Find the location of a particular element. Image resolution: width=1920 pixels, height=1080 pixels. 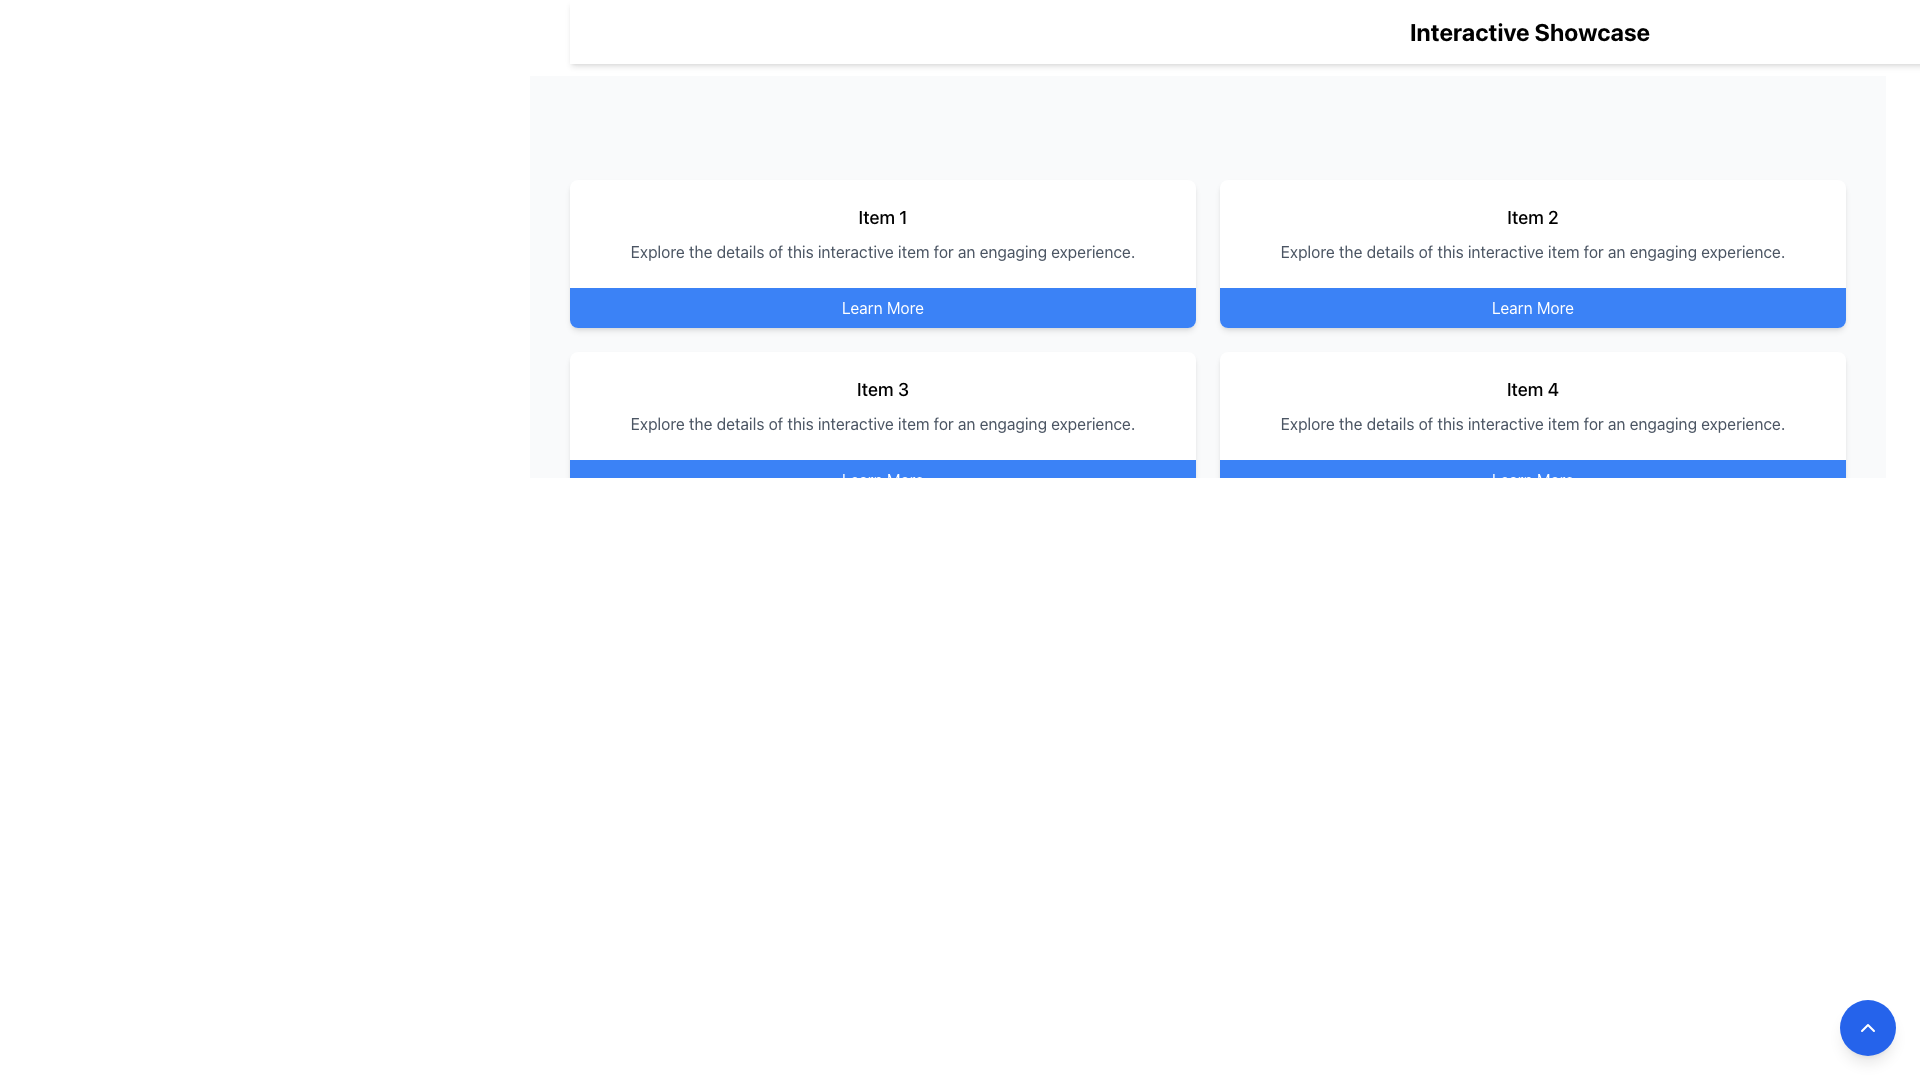

the text label providing details about the 'Item 3' panel, which is located just above the 'Learn More' button is located at coordinates (882, 423).